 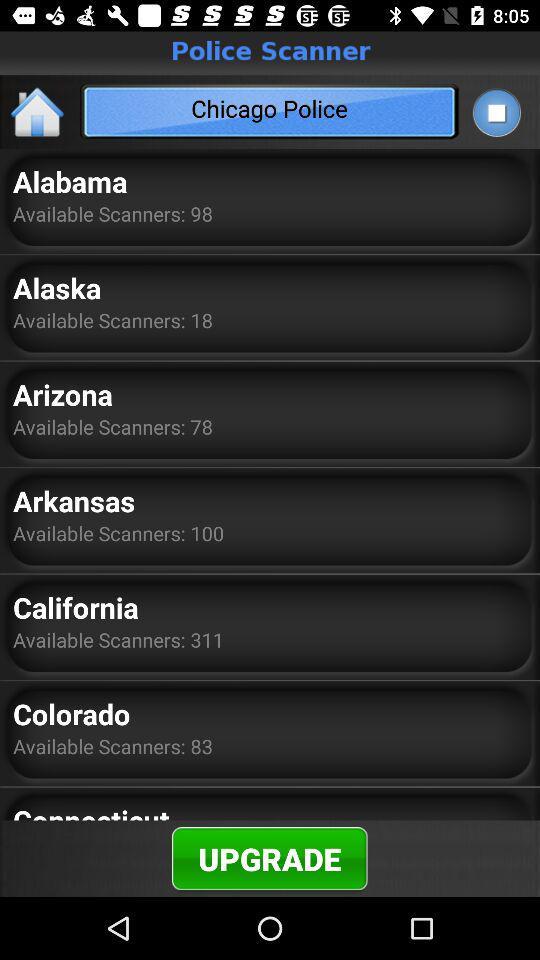 I want to click on arkansas app, so click(x=73, y=499).